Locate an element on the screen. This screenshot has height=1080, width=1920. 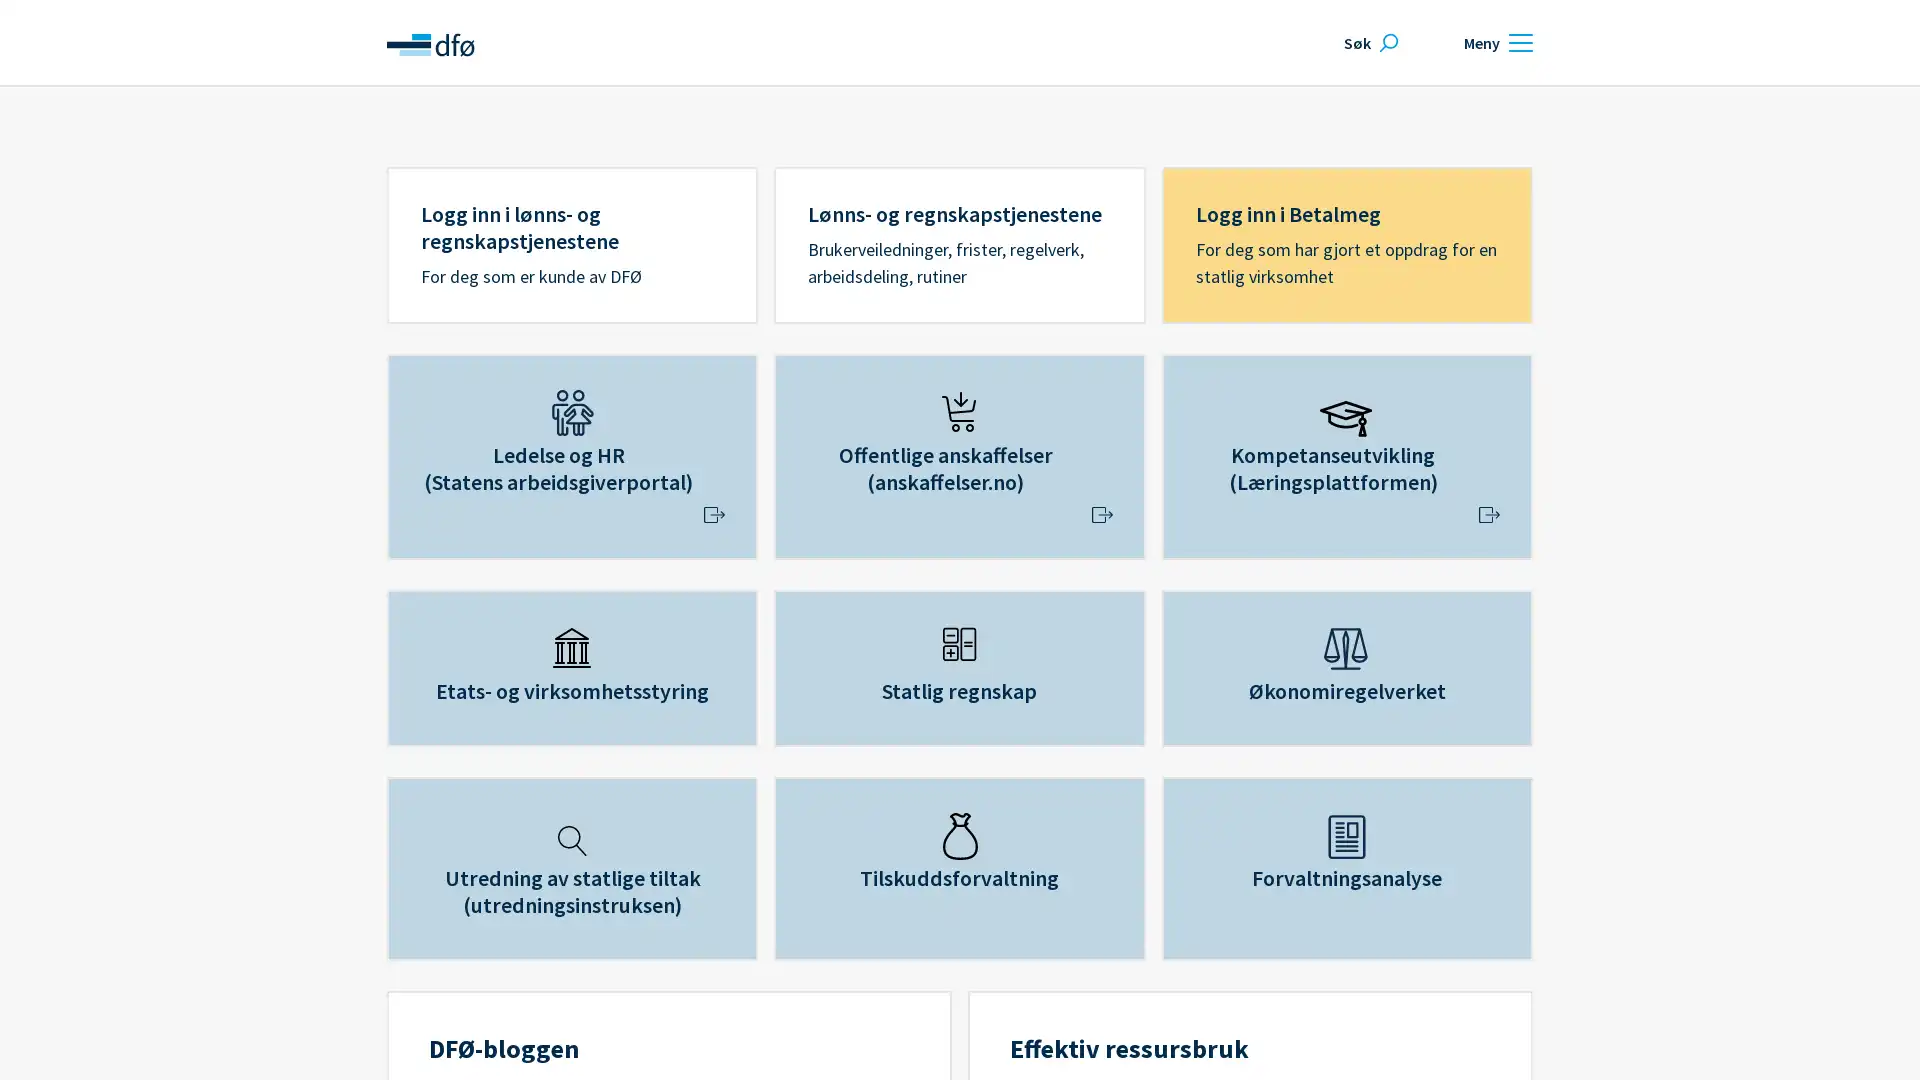
Apne meny is located at coordinates (1495, 42).